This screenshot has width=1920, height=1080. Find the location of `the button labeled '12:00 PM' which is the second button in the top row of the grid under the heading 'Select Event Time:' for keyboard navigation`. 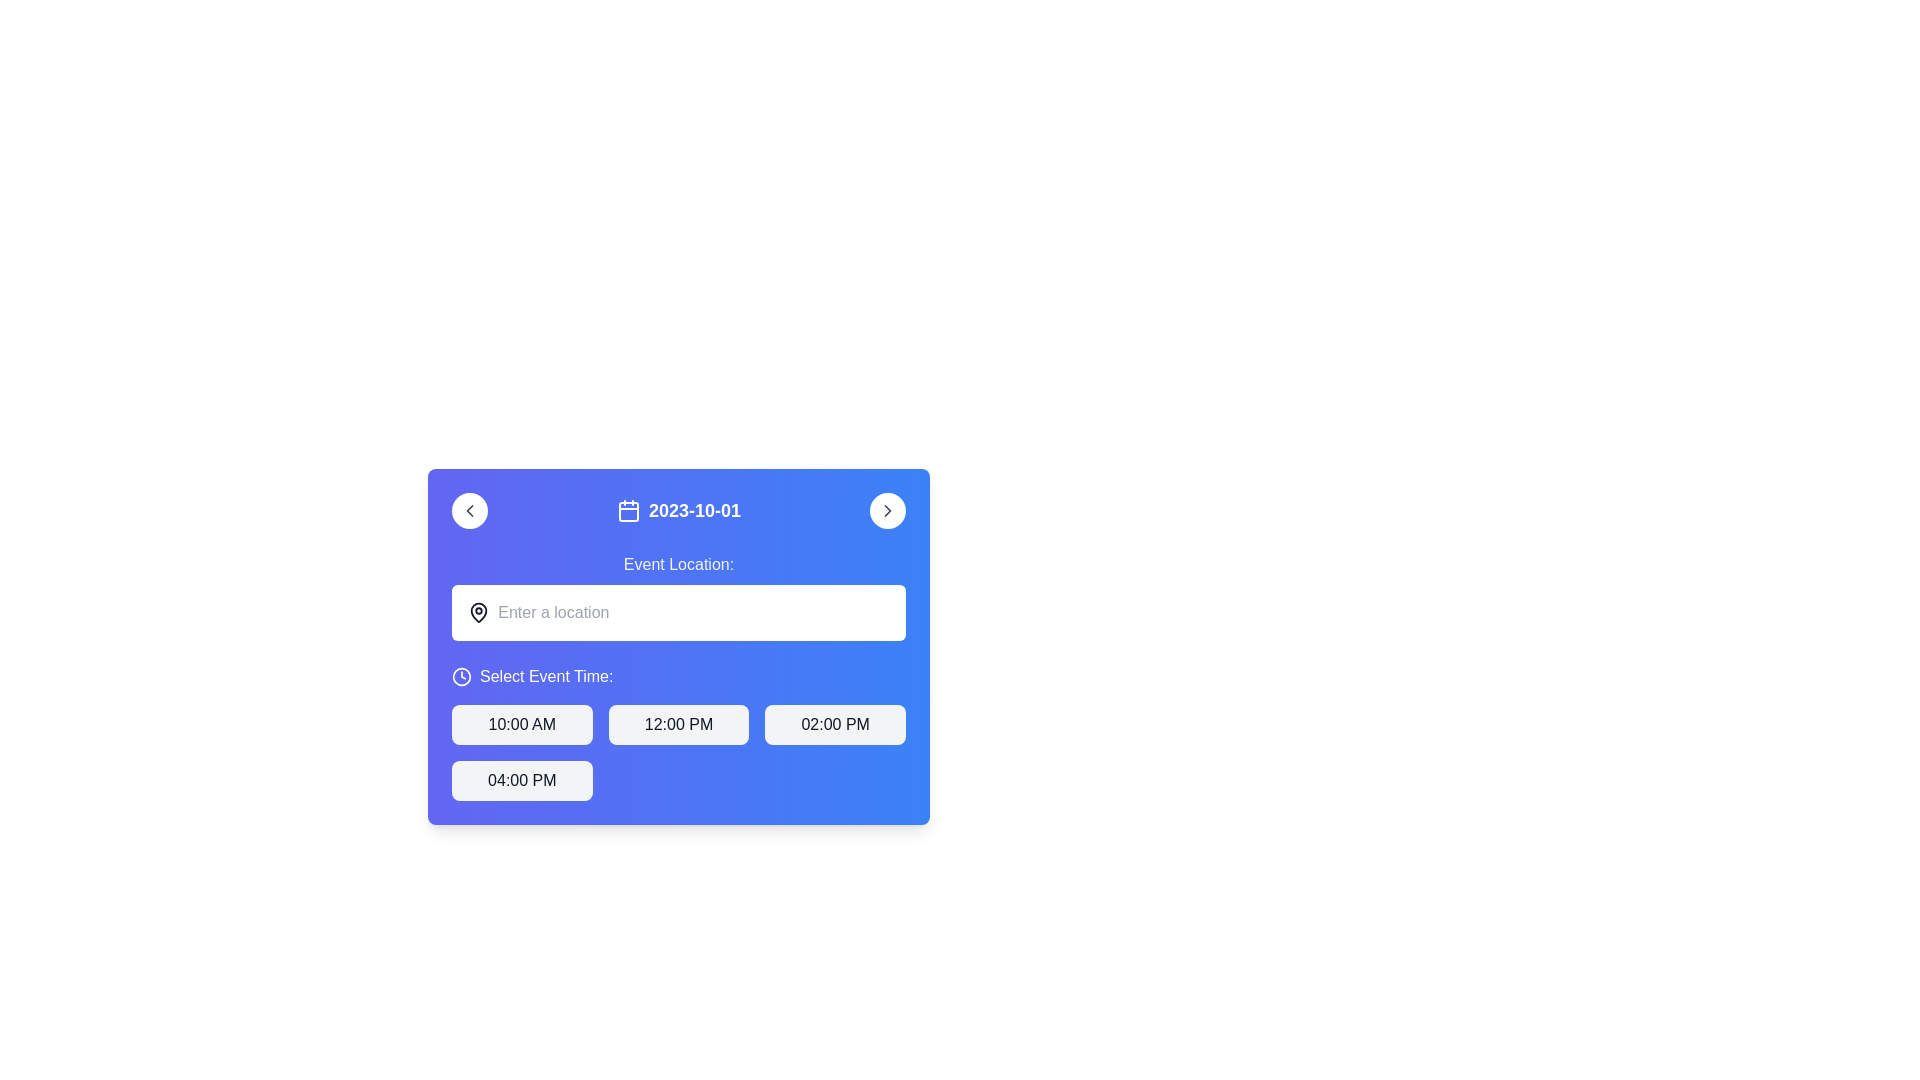

the button labeled '12:00 PM' which is the second button in the top row of the grid under the heading 'Select Event Time:' for keyboard navigation is located at coordinates (678, 732).